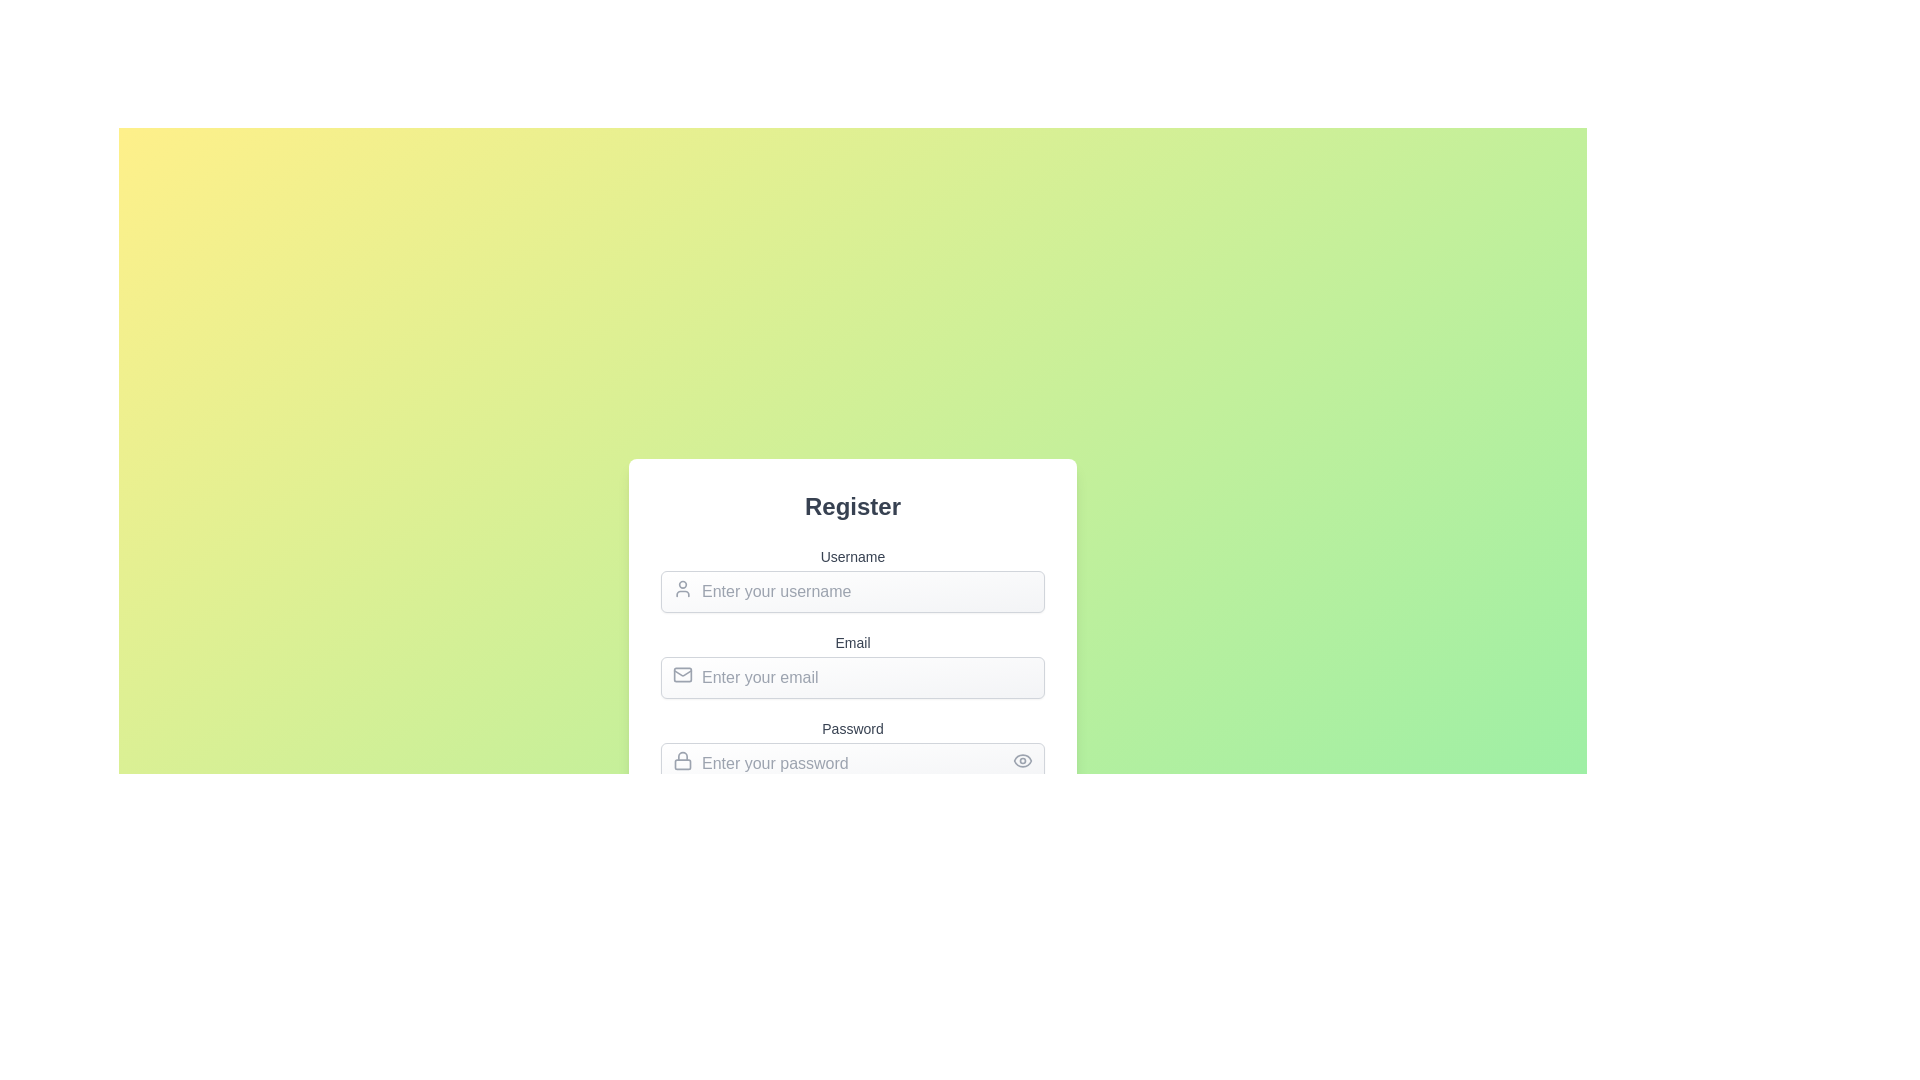 This screenshot has height=1080, width=1920. What do you see at coordinates (853, 556) in the screenshot?
I see `the label that indicates the username input field, which is located above the username input box in the registration form` at bounding box center [853, 556].